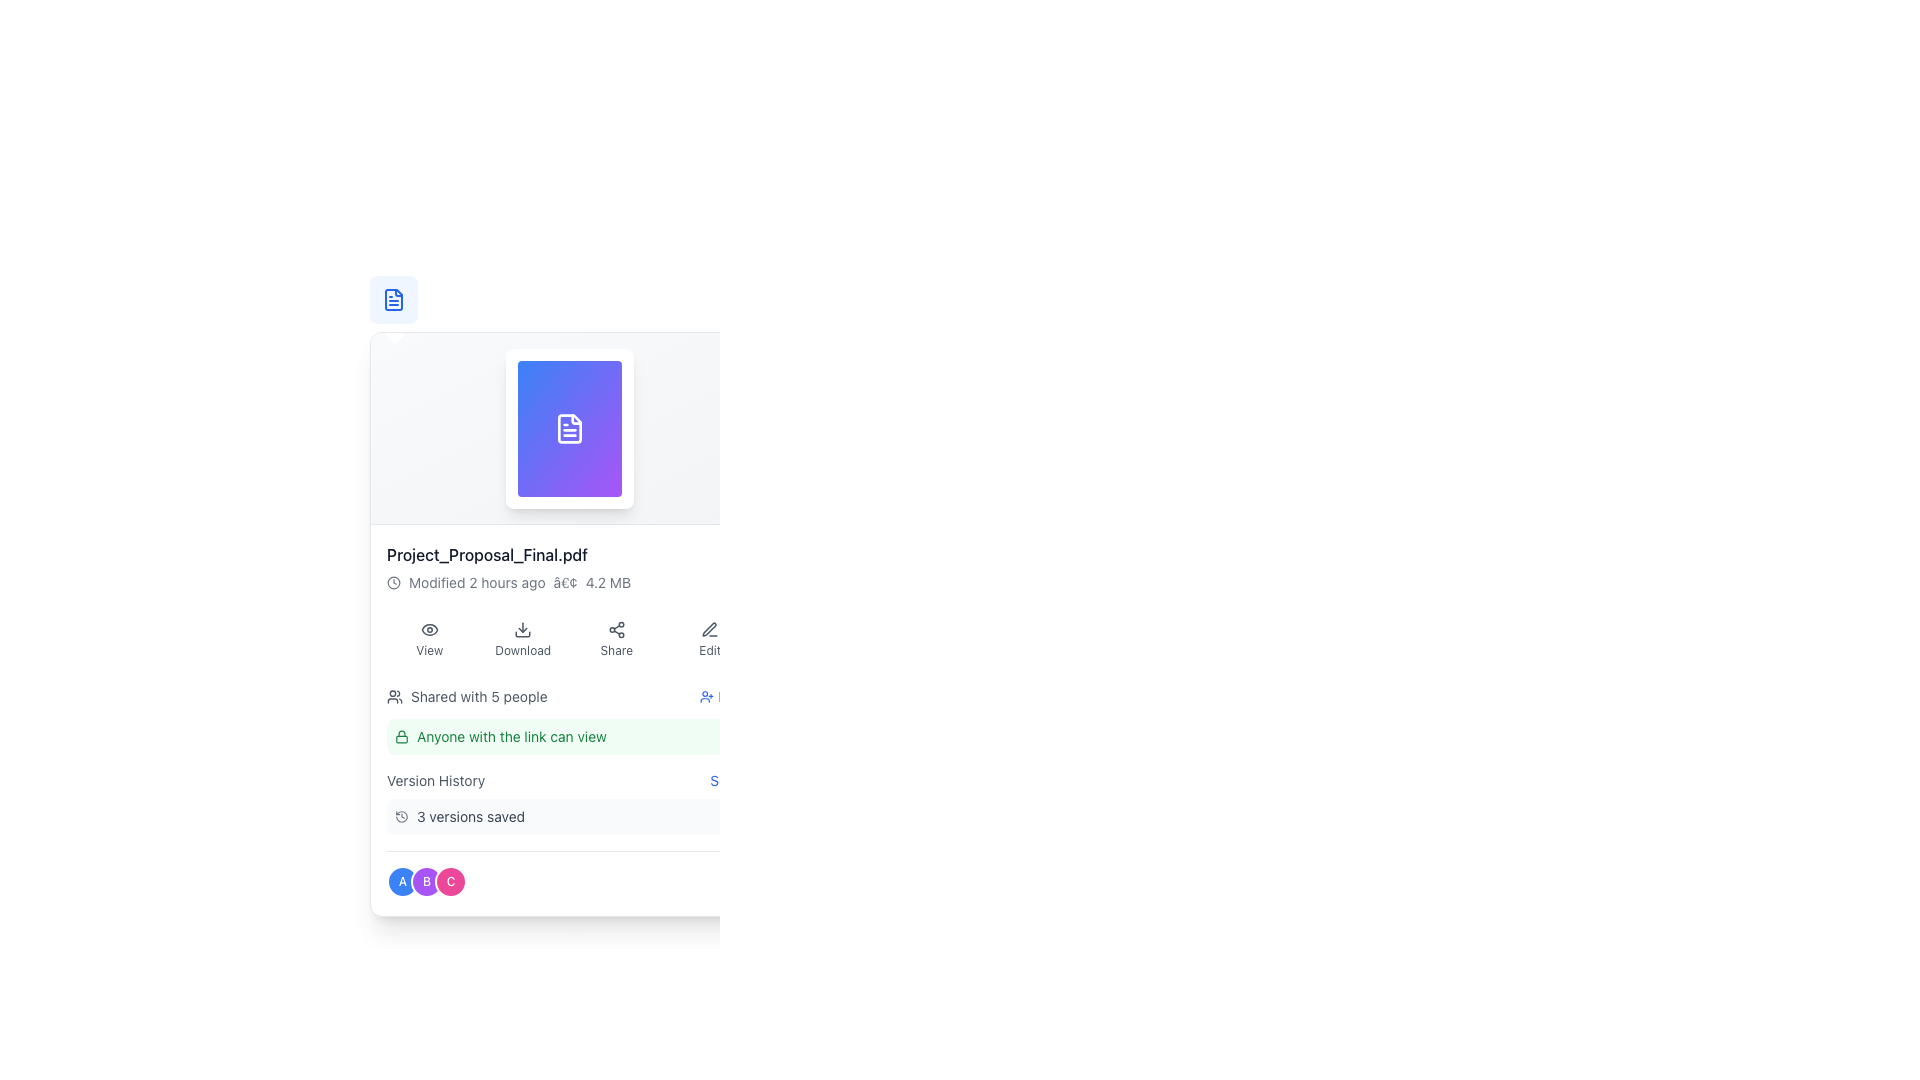 This screenshot has height=1080, width=1920. I want to click on the file/document icon located inside the circular button at the top-left section of the displayed content, which is above a larger document thumbnail, so click(393, 300).